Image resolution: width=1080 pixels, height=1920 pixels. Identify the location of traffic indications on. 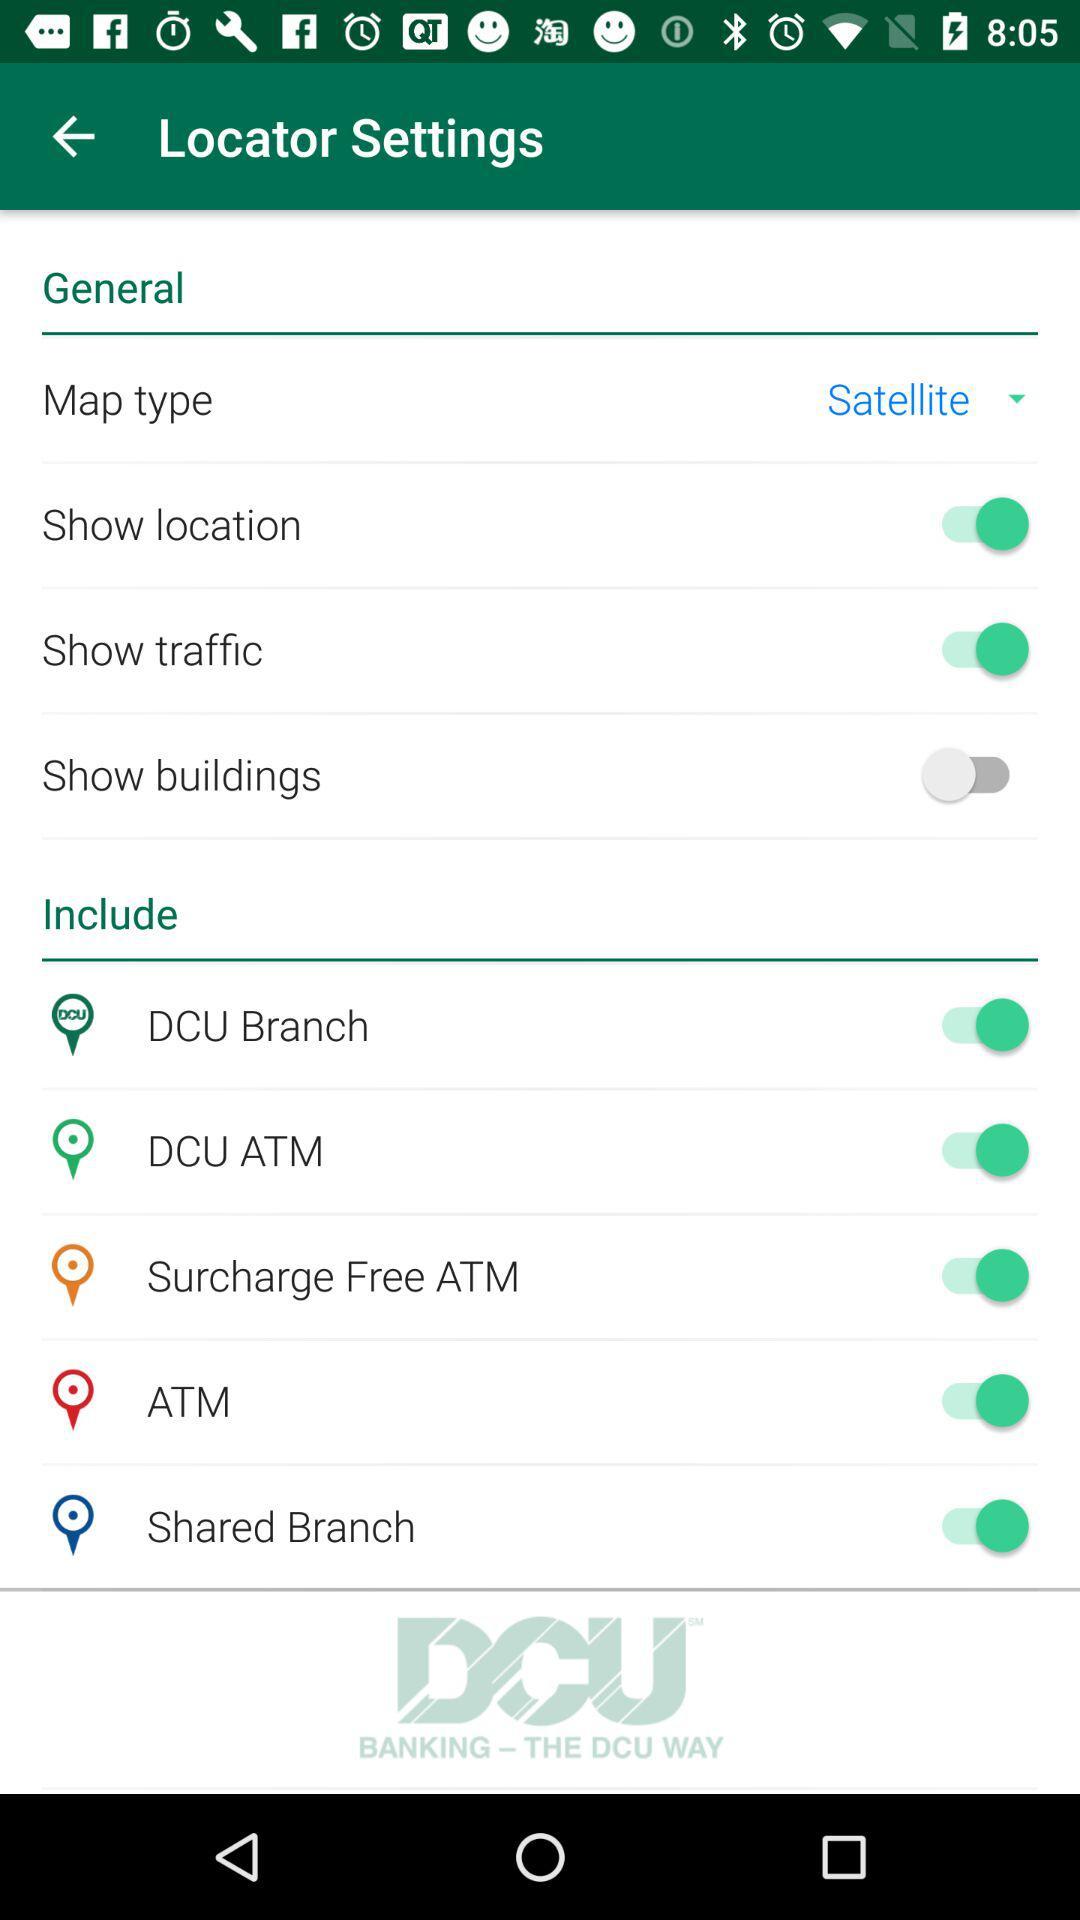
(974, 648).